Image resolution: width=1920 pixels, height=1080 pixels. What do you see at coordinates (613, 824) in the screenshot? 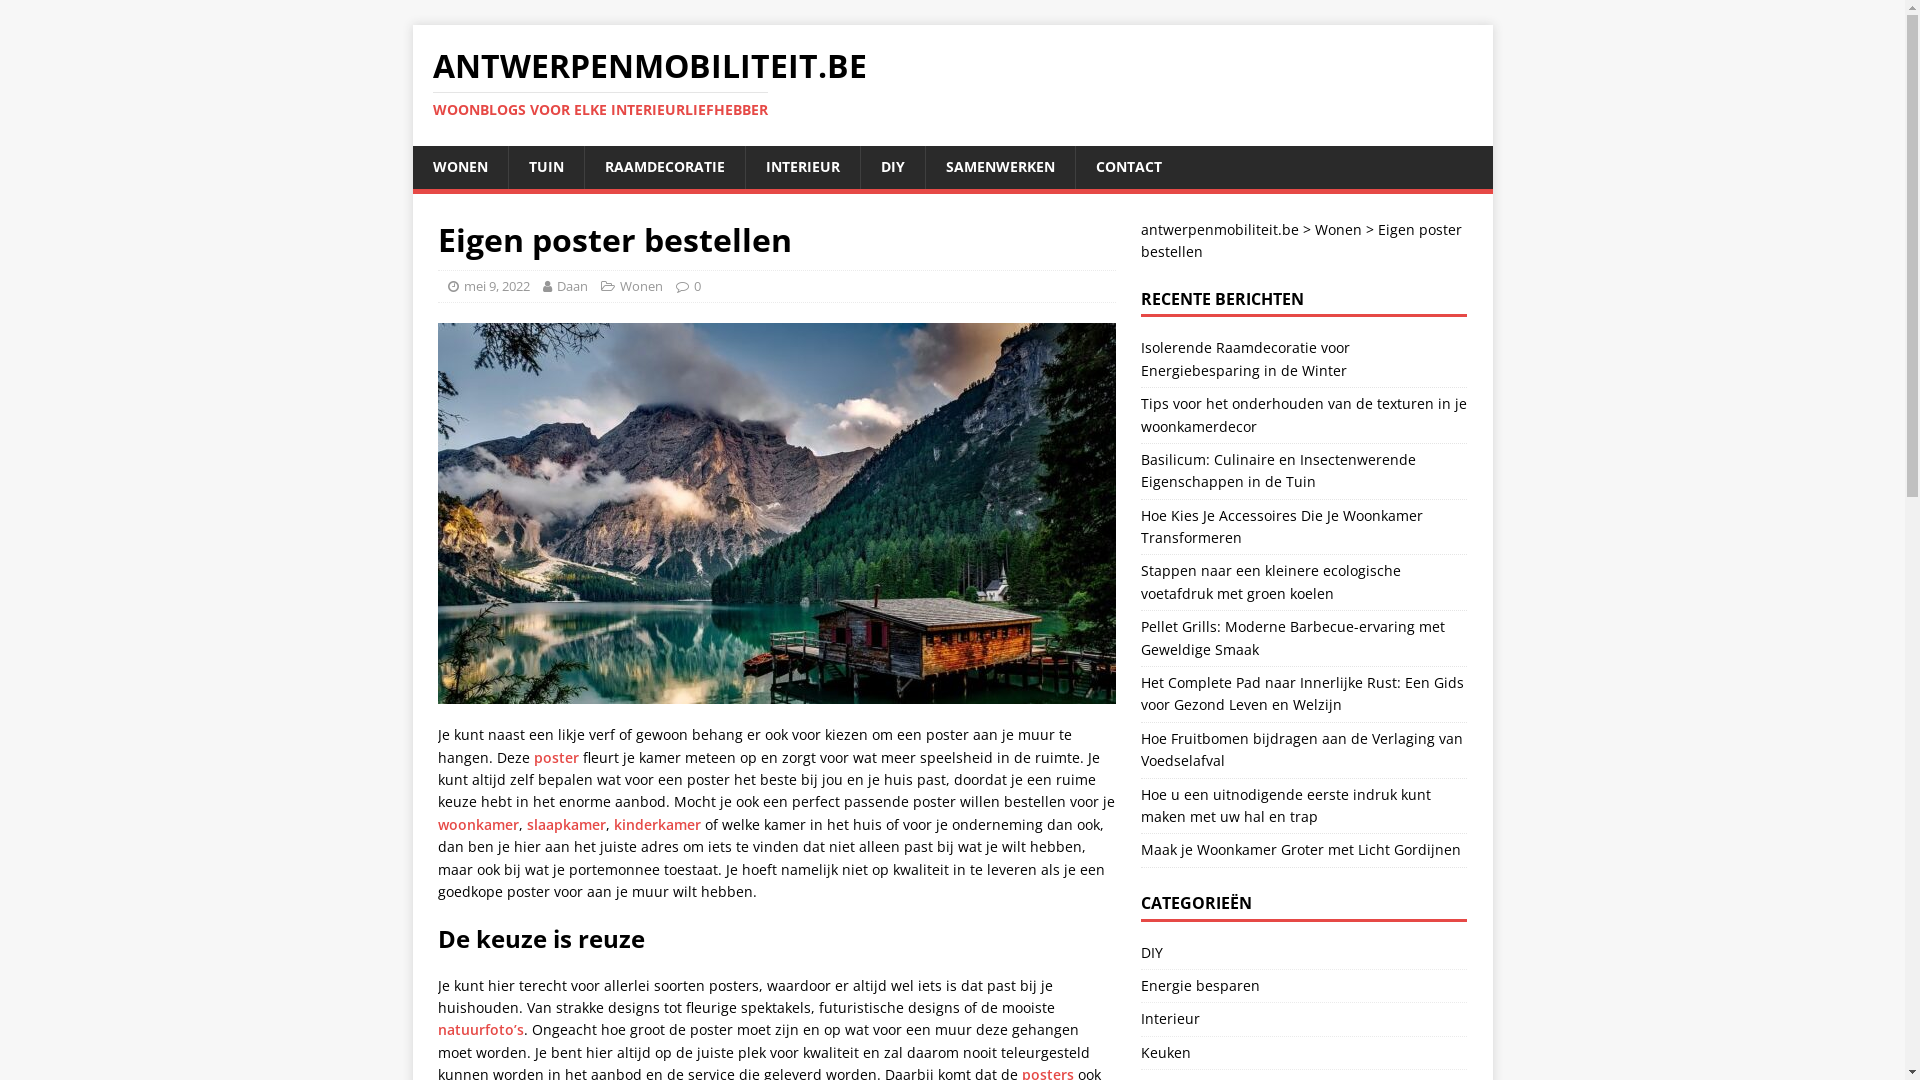
I see `'kinderkamer'` at bounding box center [613, 824].